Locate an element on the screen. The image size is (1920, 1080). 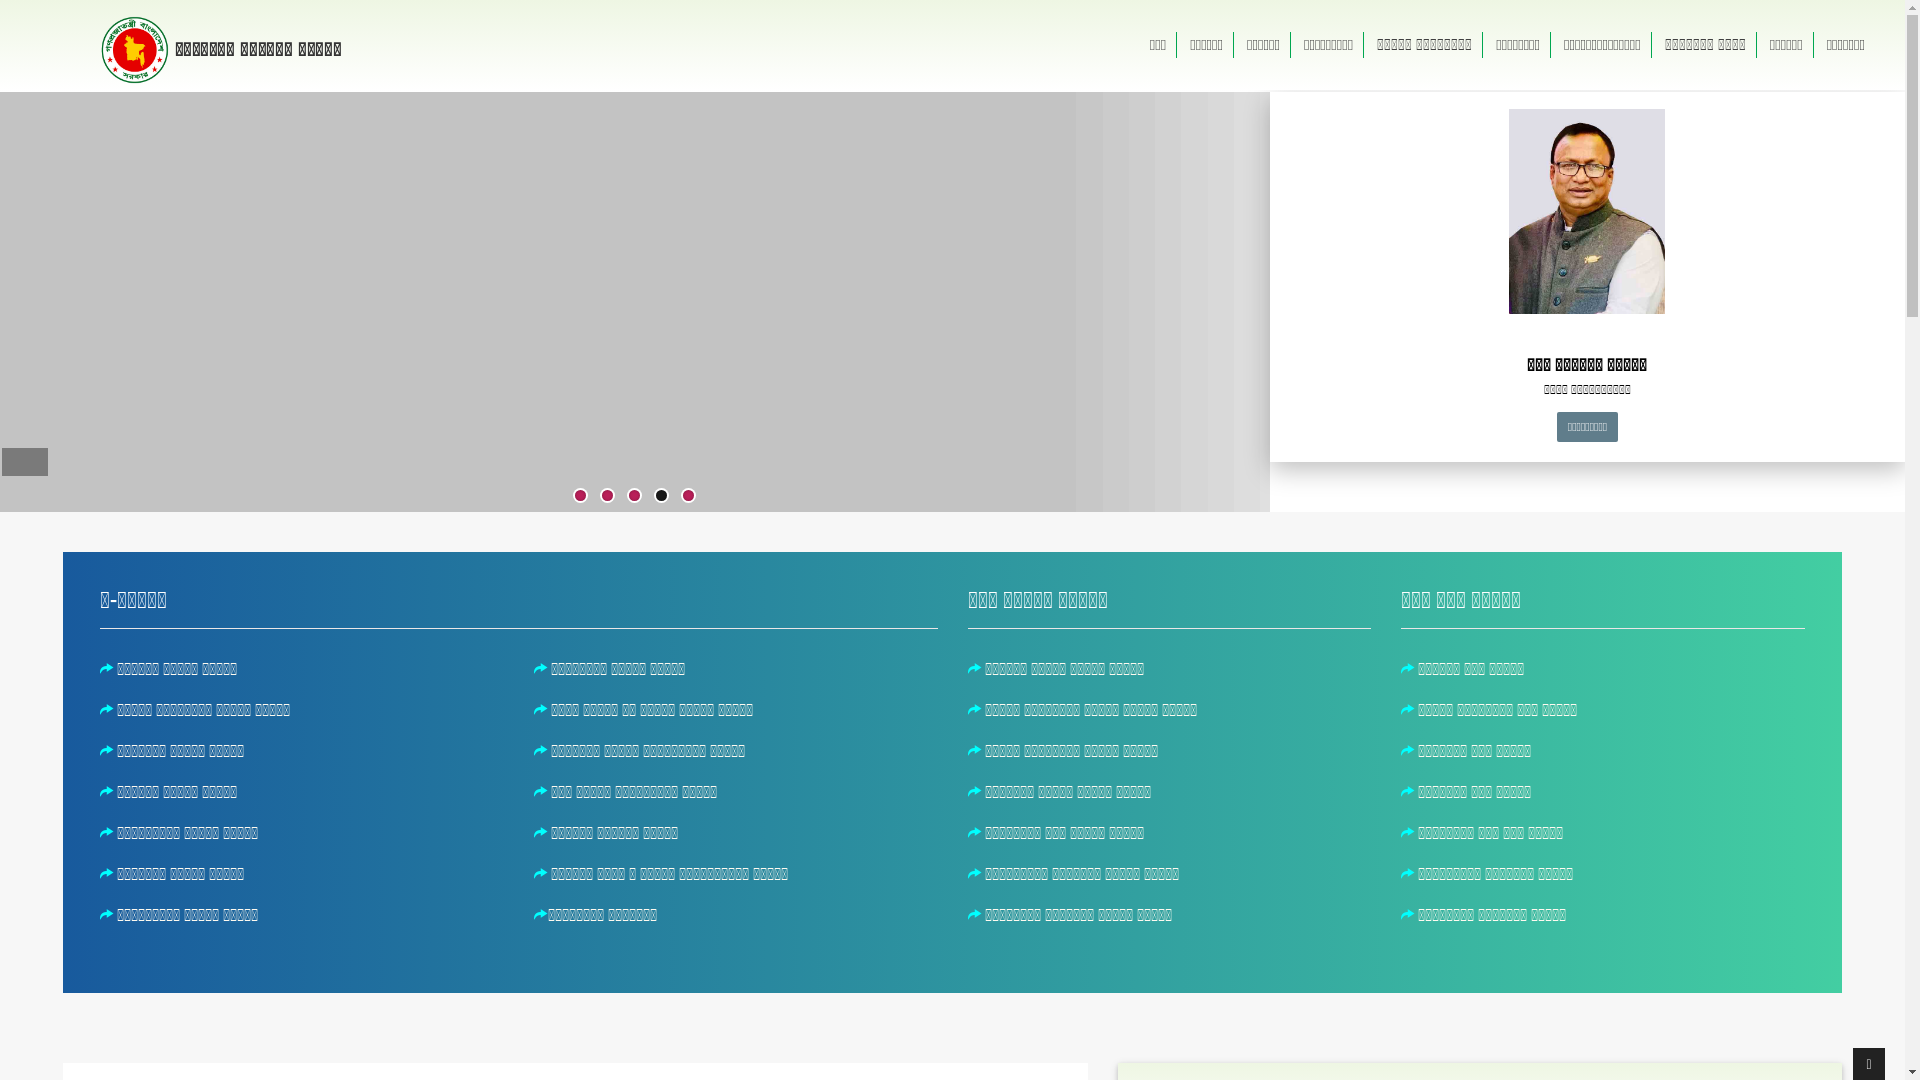
'2' is located at coordinates (606, 495).